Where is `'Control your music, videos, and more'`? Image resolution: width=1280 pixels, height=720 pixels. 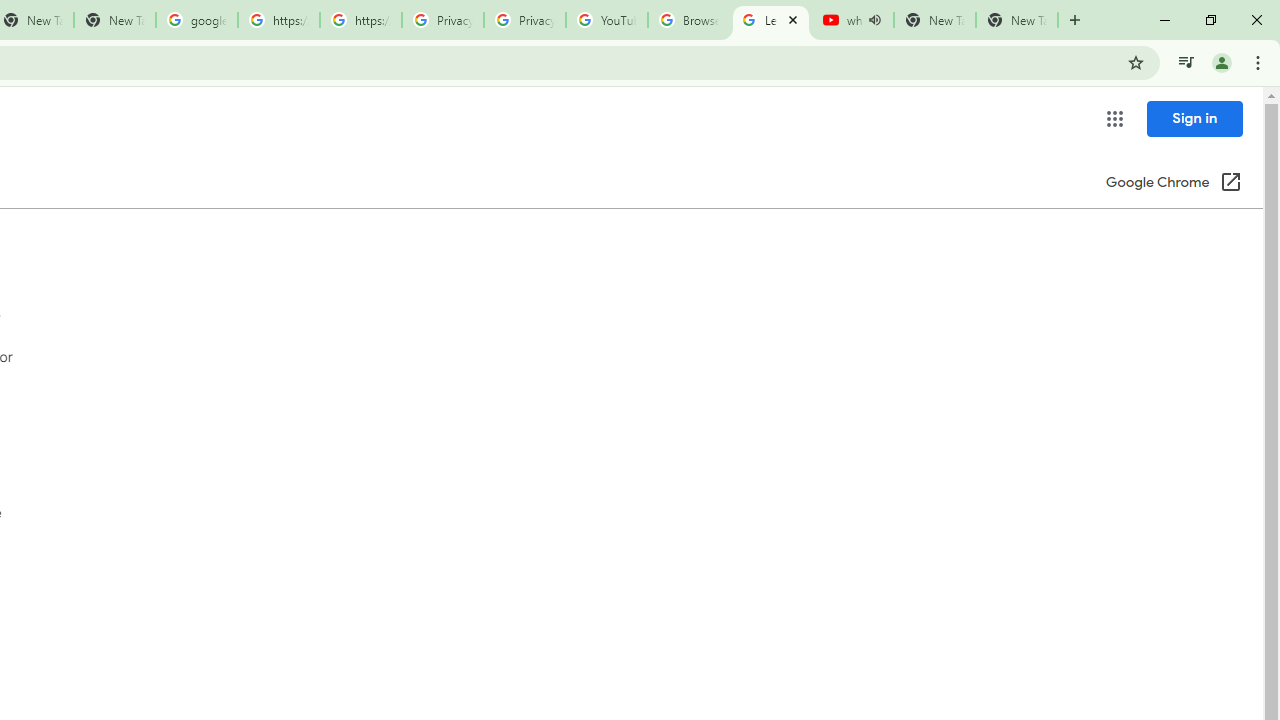
'Control your music, videos, and more' is located at coordinates (1185, 61).